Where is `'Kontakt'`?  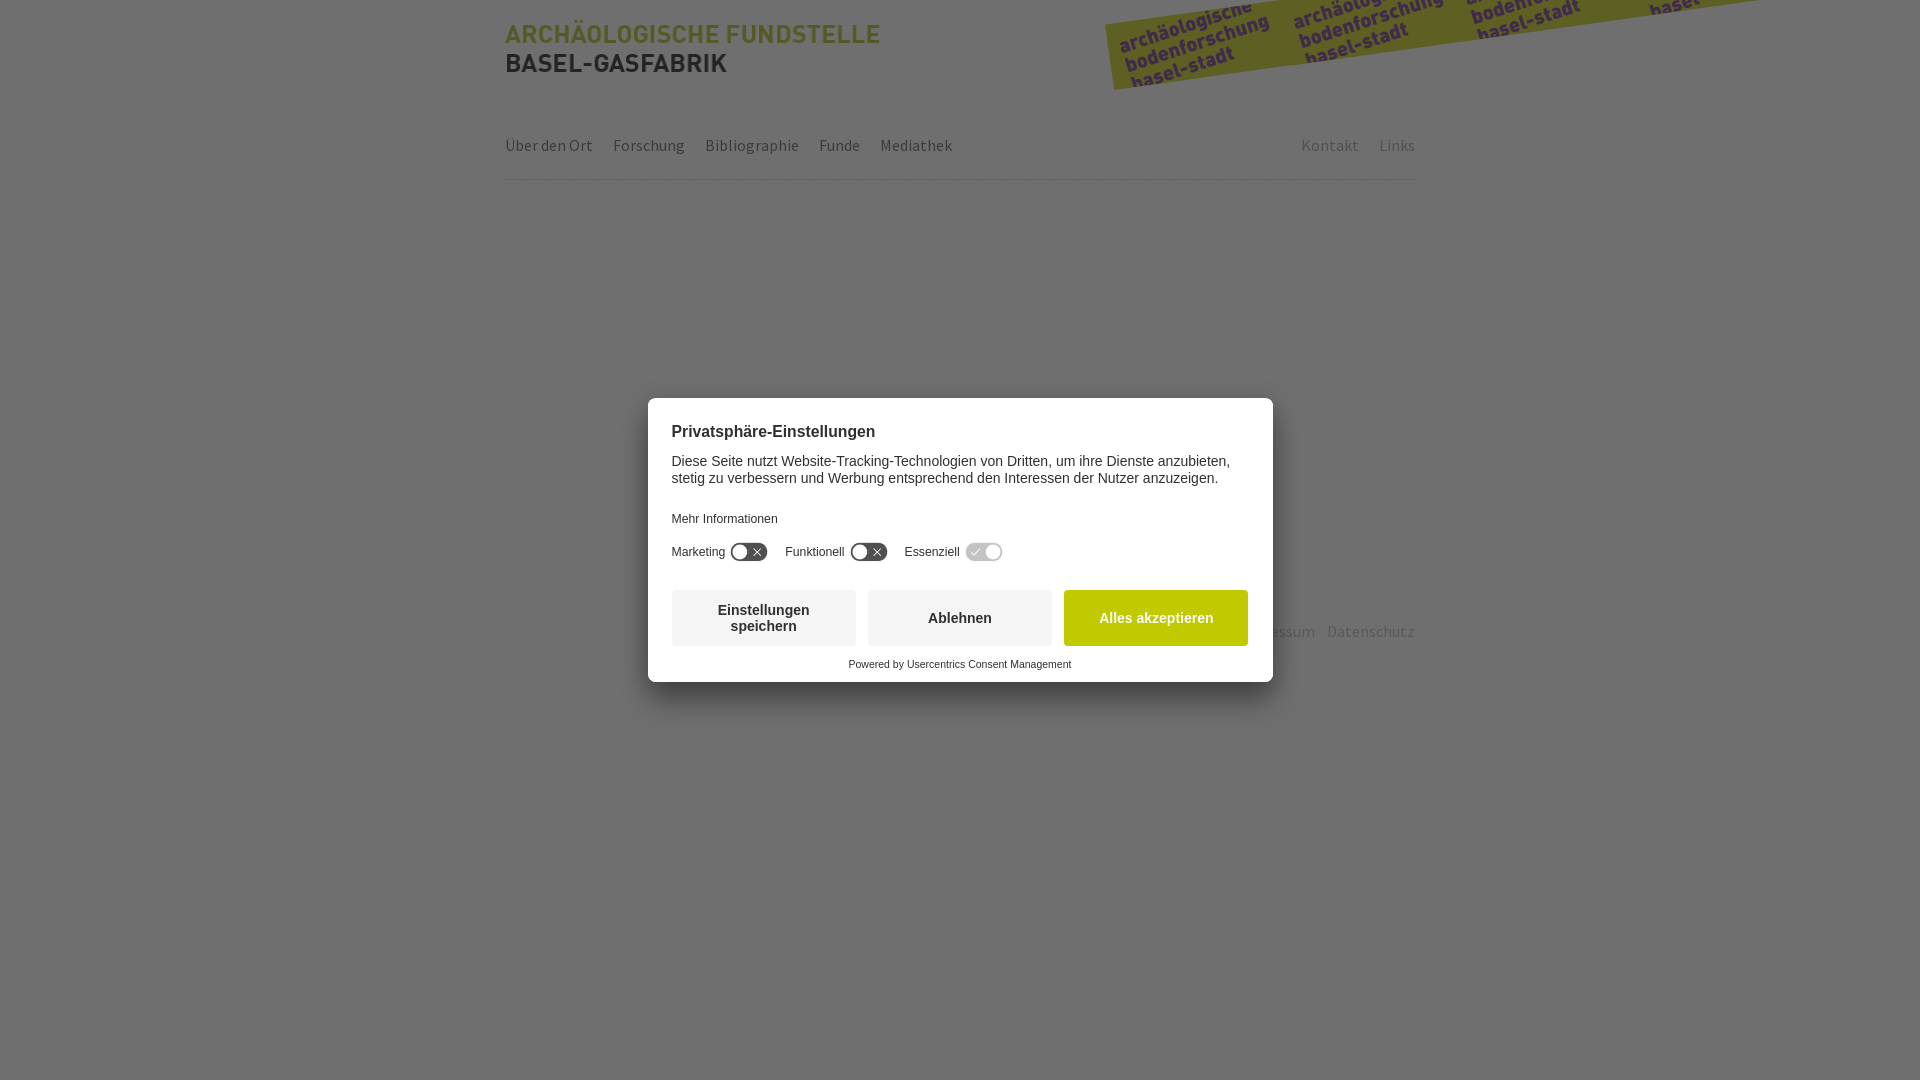 'Kontakt' is located at coordinates (1291, 144).